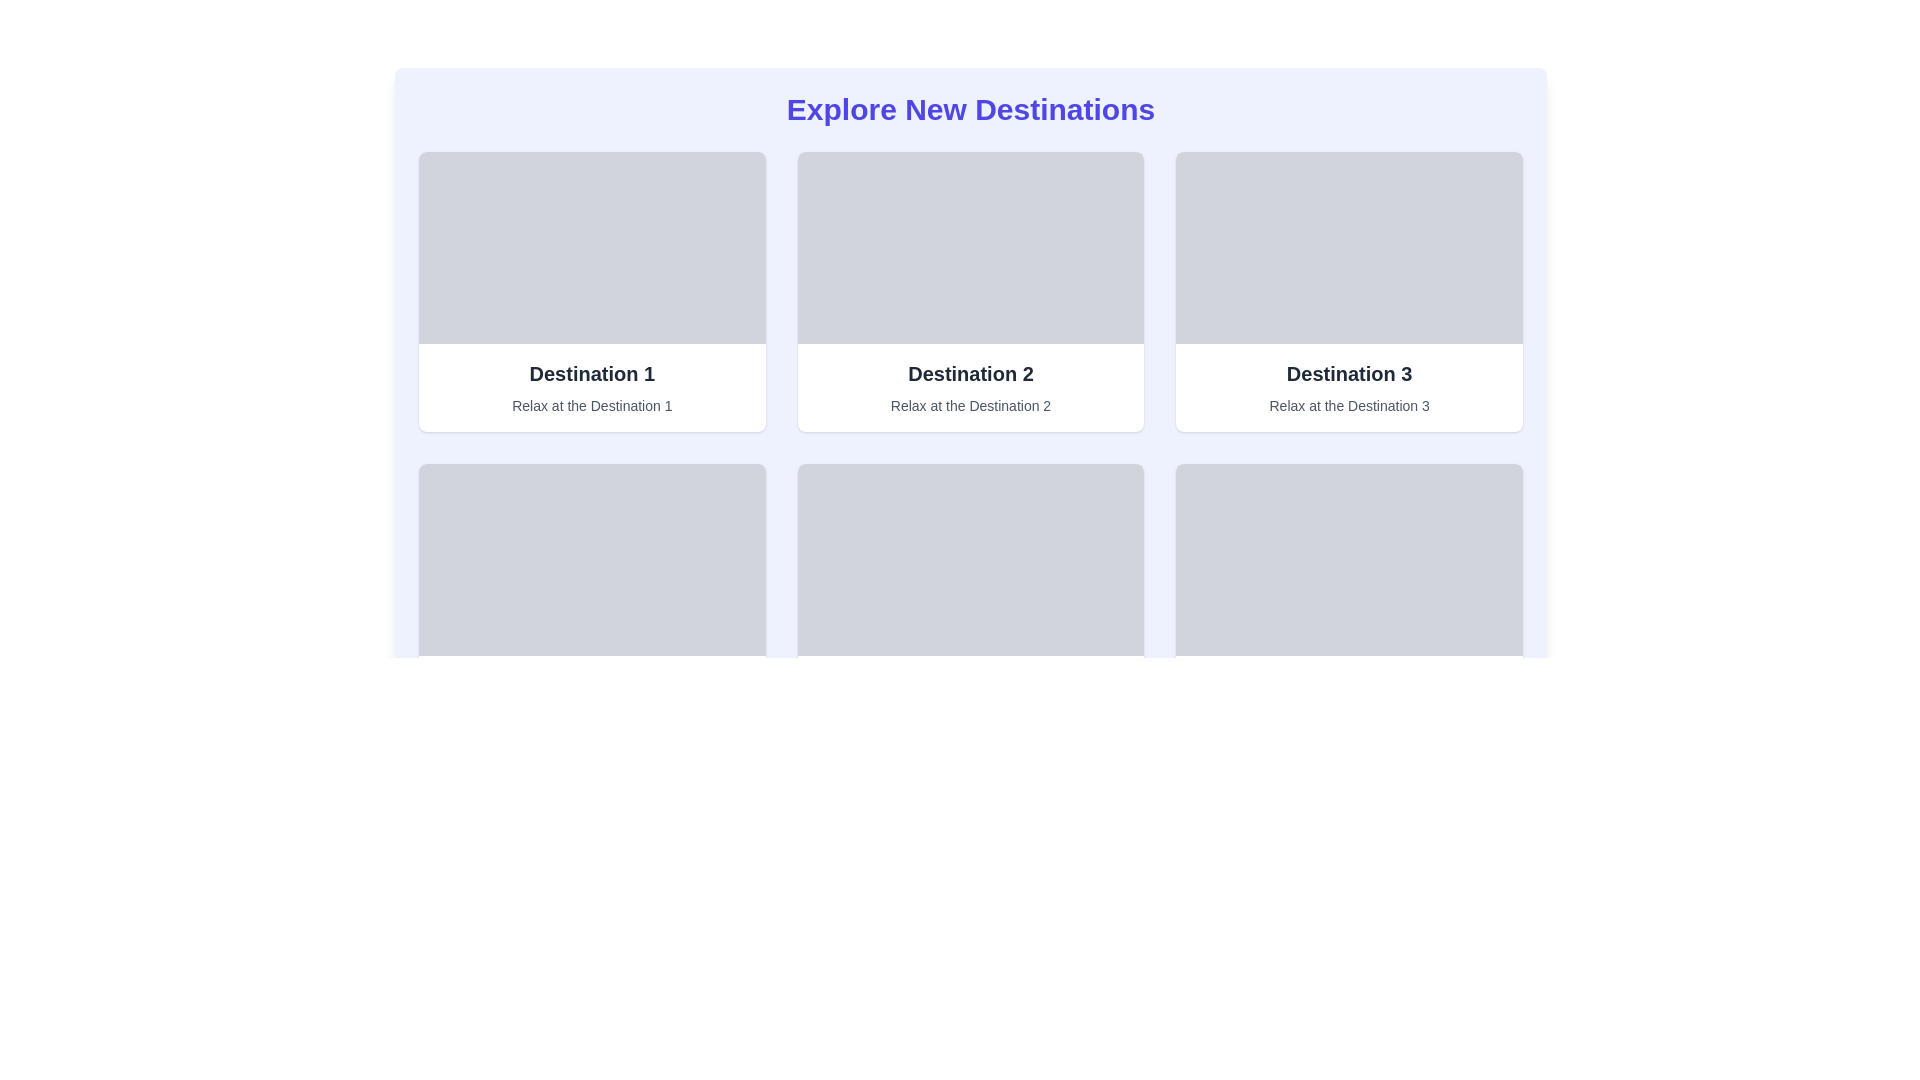  Describe the element at coordinates (970, 559) in the screenshot. I see `the decorative panel placeholder located in the card displaying 'Destination 5', positioned in the second row and first column of the grid` at that location.